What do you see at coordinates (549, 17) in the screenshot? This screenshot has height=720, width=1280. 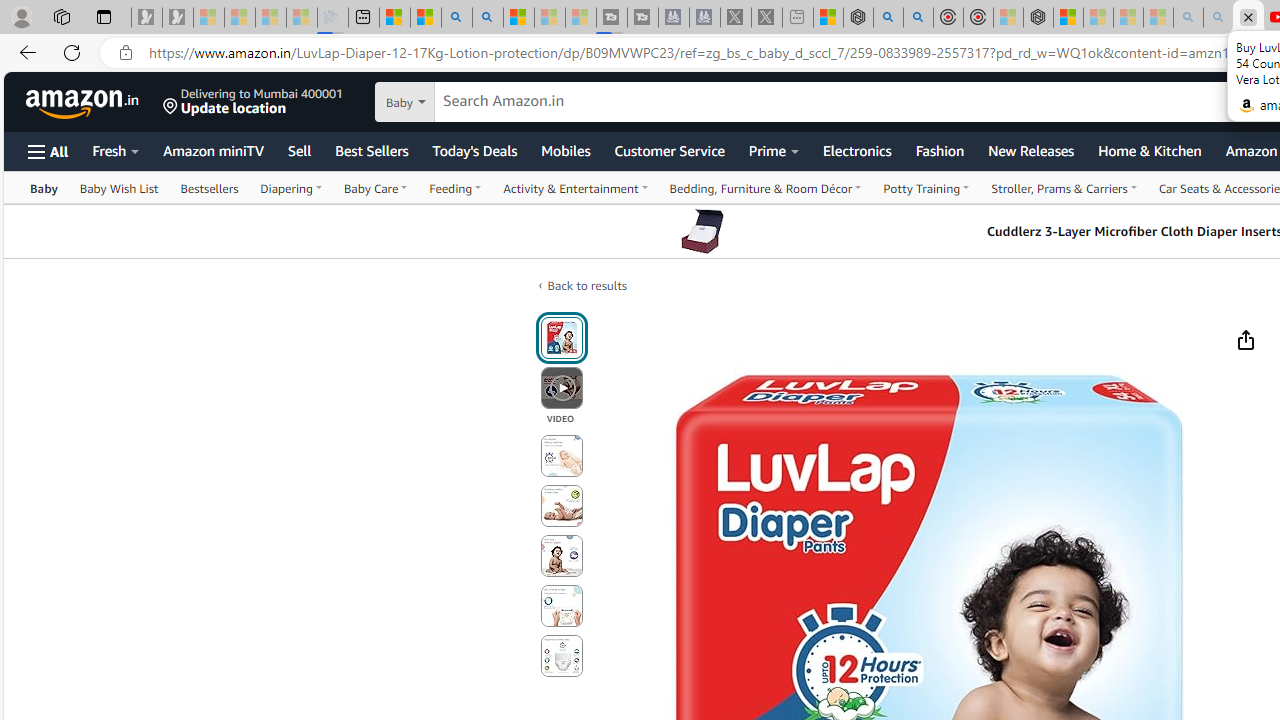 I see `'Microsoft Start - Sleeping'` at bounding box center [549, 17].